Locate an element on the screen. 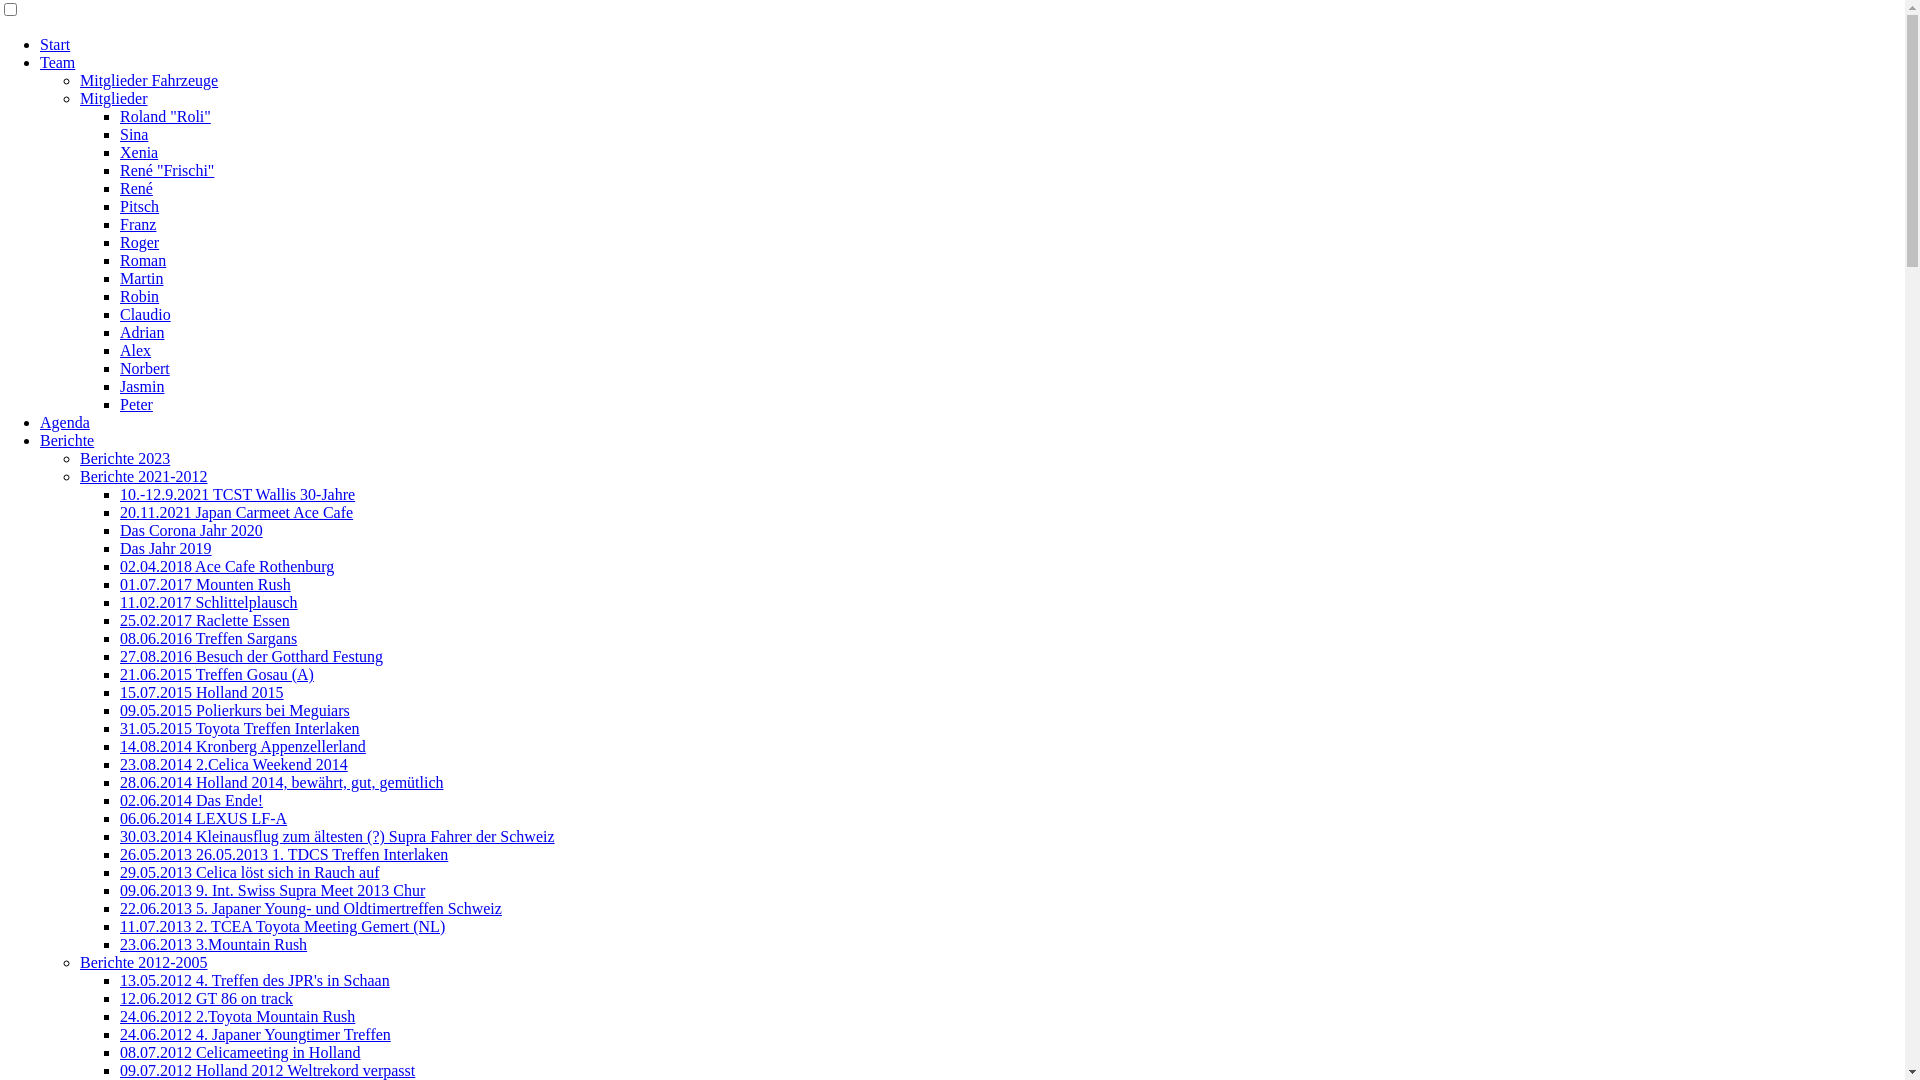 The height and width of the screenshot is (1080, 1920). 'Alex' is located at coordinates (134, 349).